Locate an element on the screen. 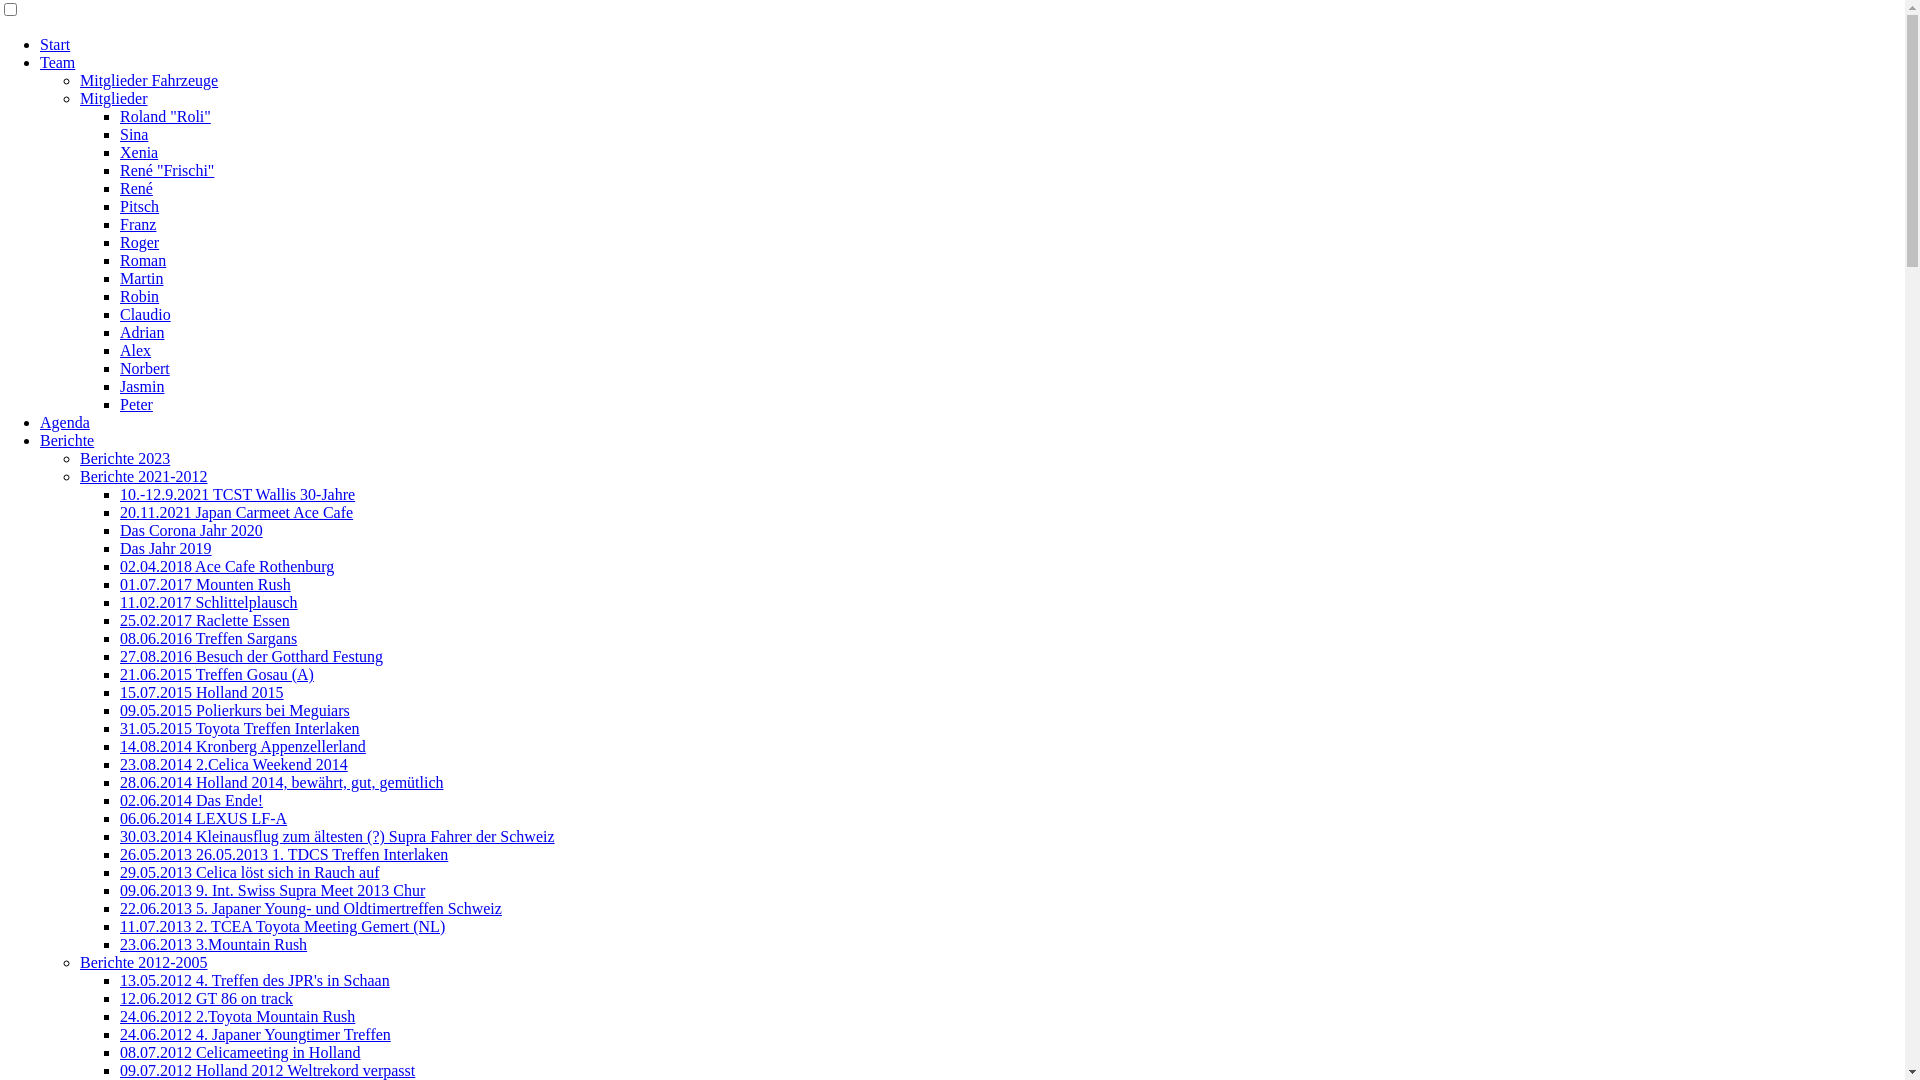 The height and width of the screenshot is (1080, 1920). 'Alex' is located at coordinates (134, 349).